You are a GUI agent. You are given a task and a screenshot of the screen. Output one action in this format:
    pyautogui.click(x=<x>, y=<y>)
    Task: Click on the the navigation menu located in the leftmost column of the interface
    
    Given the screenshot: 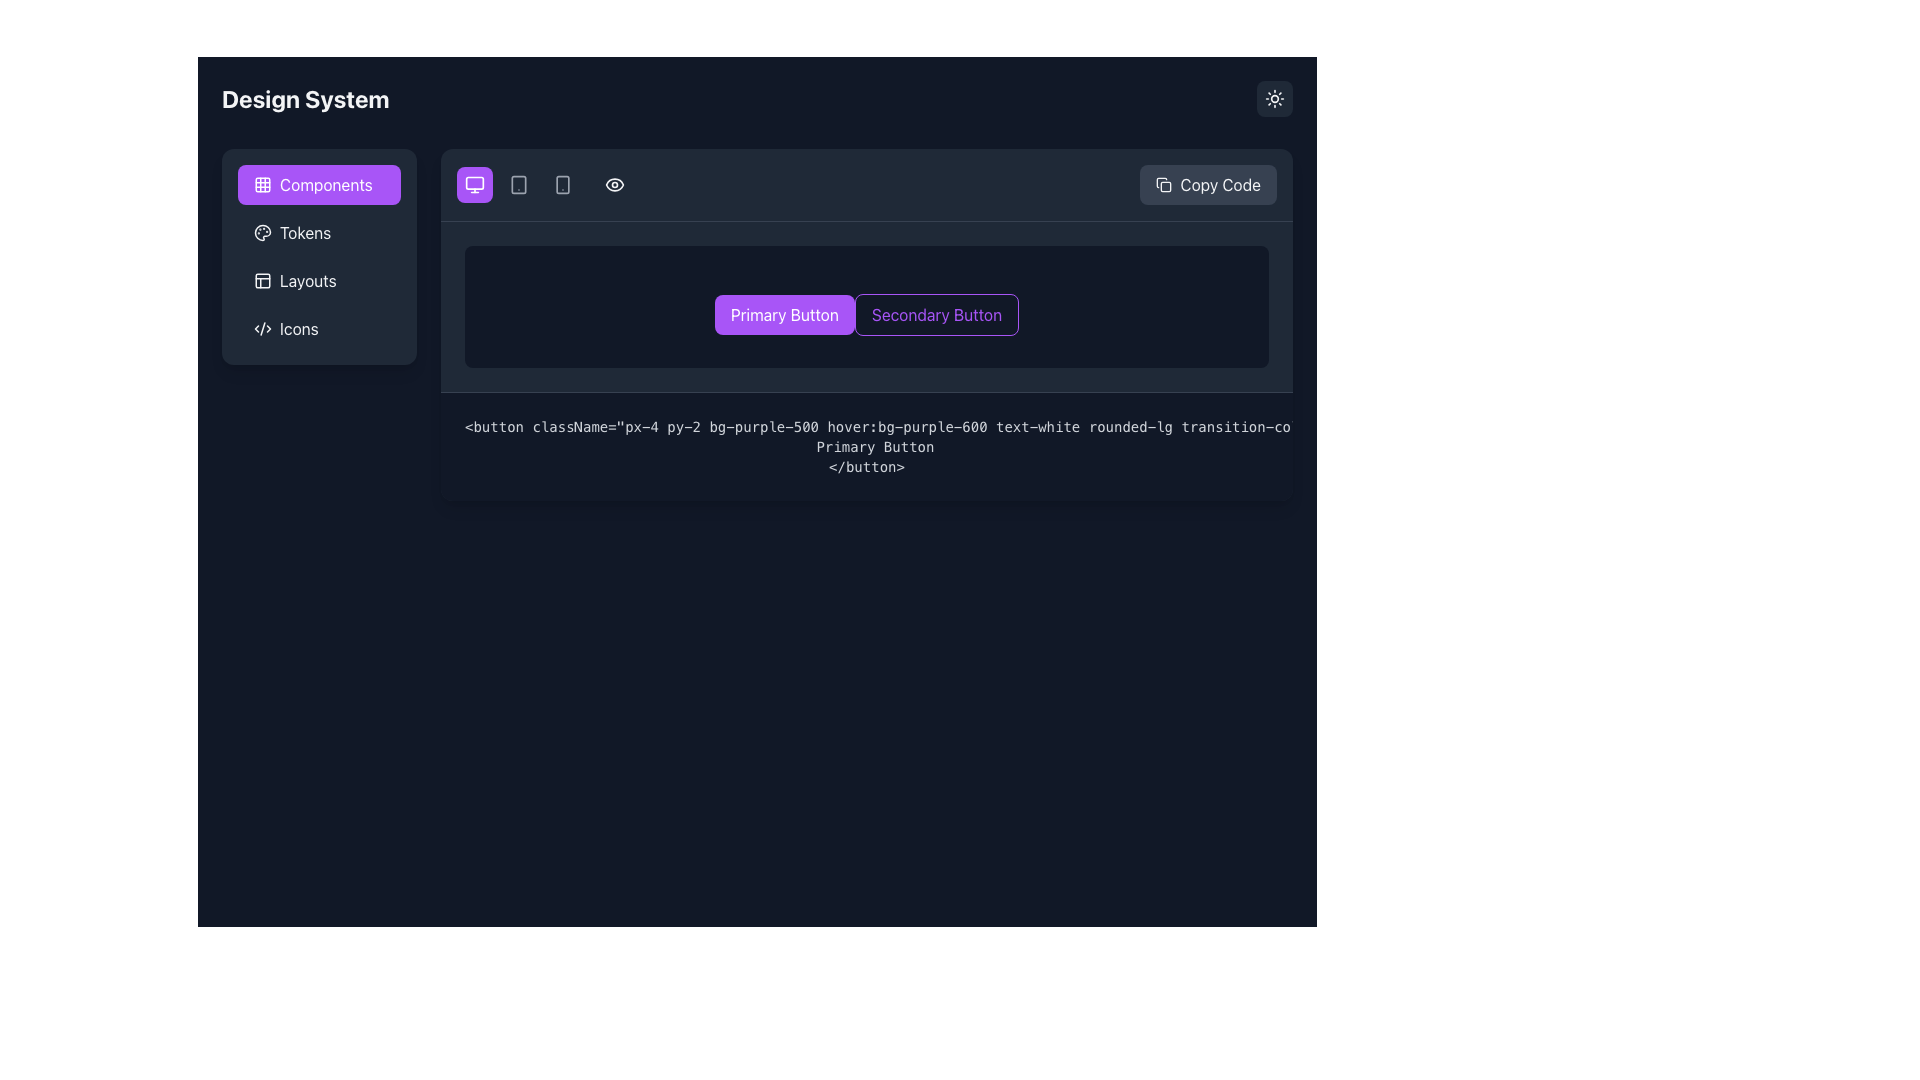 What is the action you would take?
    pyautogui.click(x=318, y=323)
    